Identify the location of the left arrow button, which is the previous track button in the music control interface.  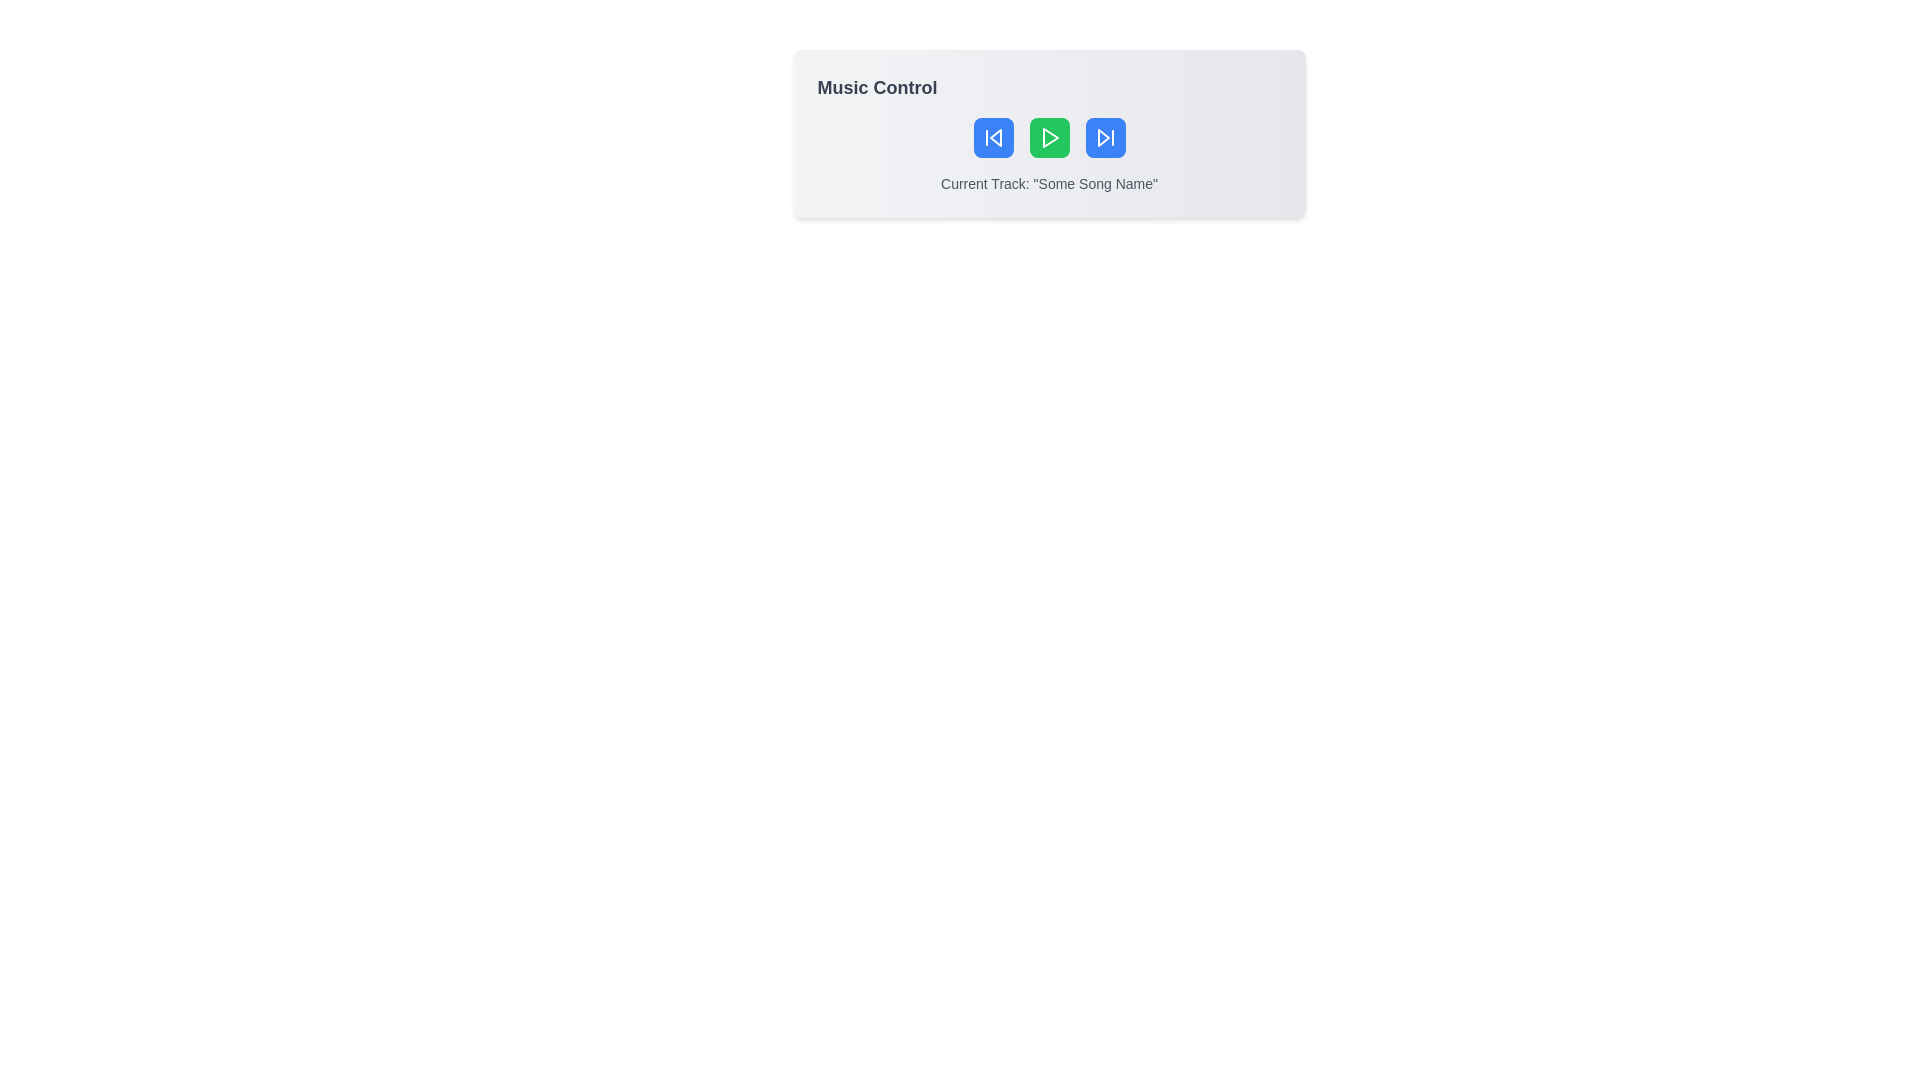
(995, 137).